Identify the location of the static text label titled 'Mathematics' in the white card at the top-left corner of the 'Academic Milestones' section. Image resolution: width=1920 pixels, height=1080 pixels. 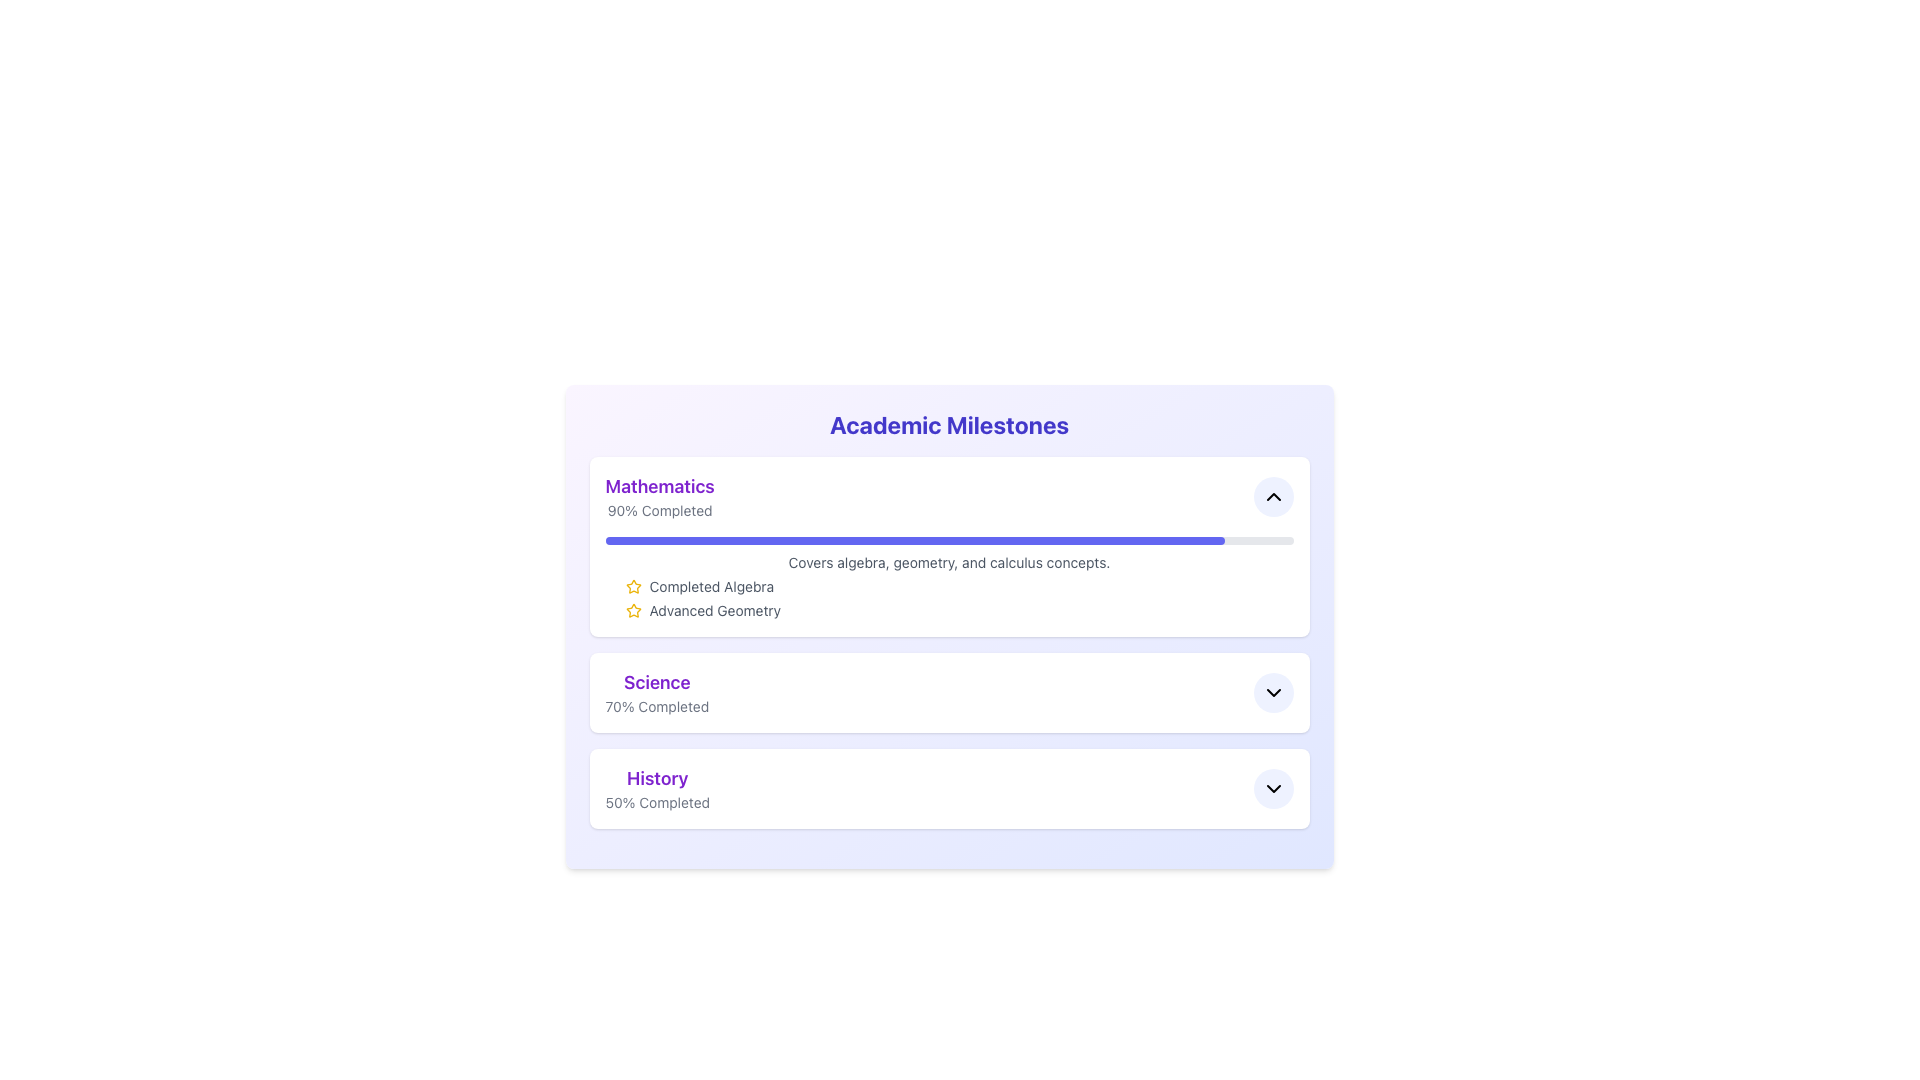
(660, 486).